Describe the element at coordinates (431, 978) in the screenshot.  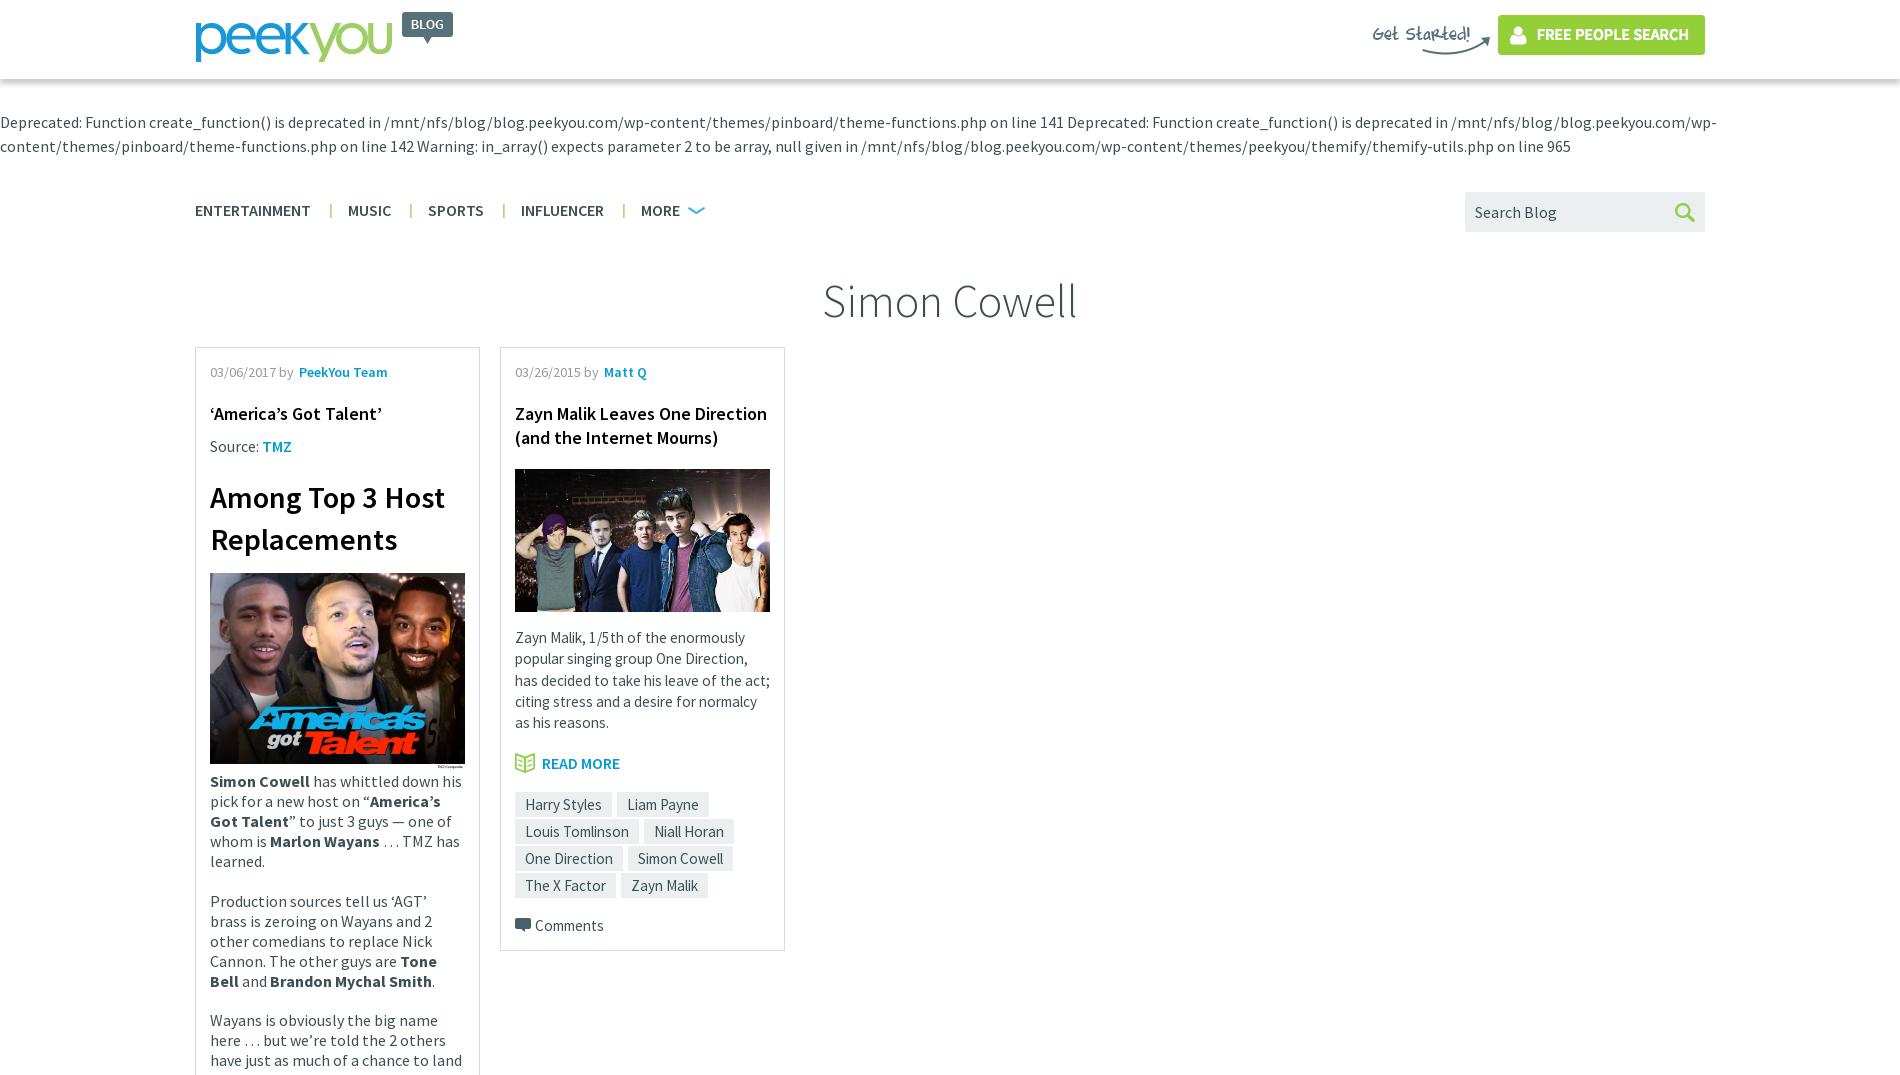
I see `'.'` at that location.